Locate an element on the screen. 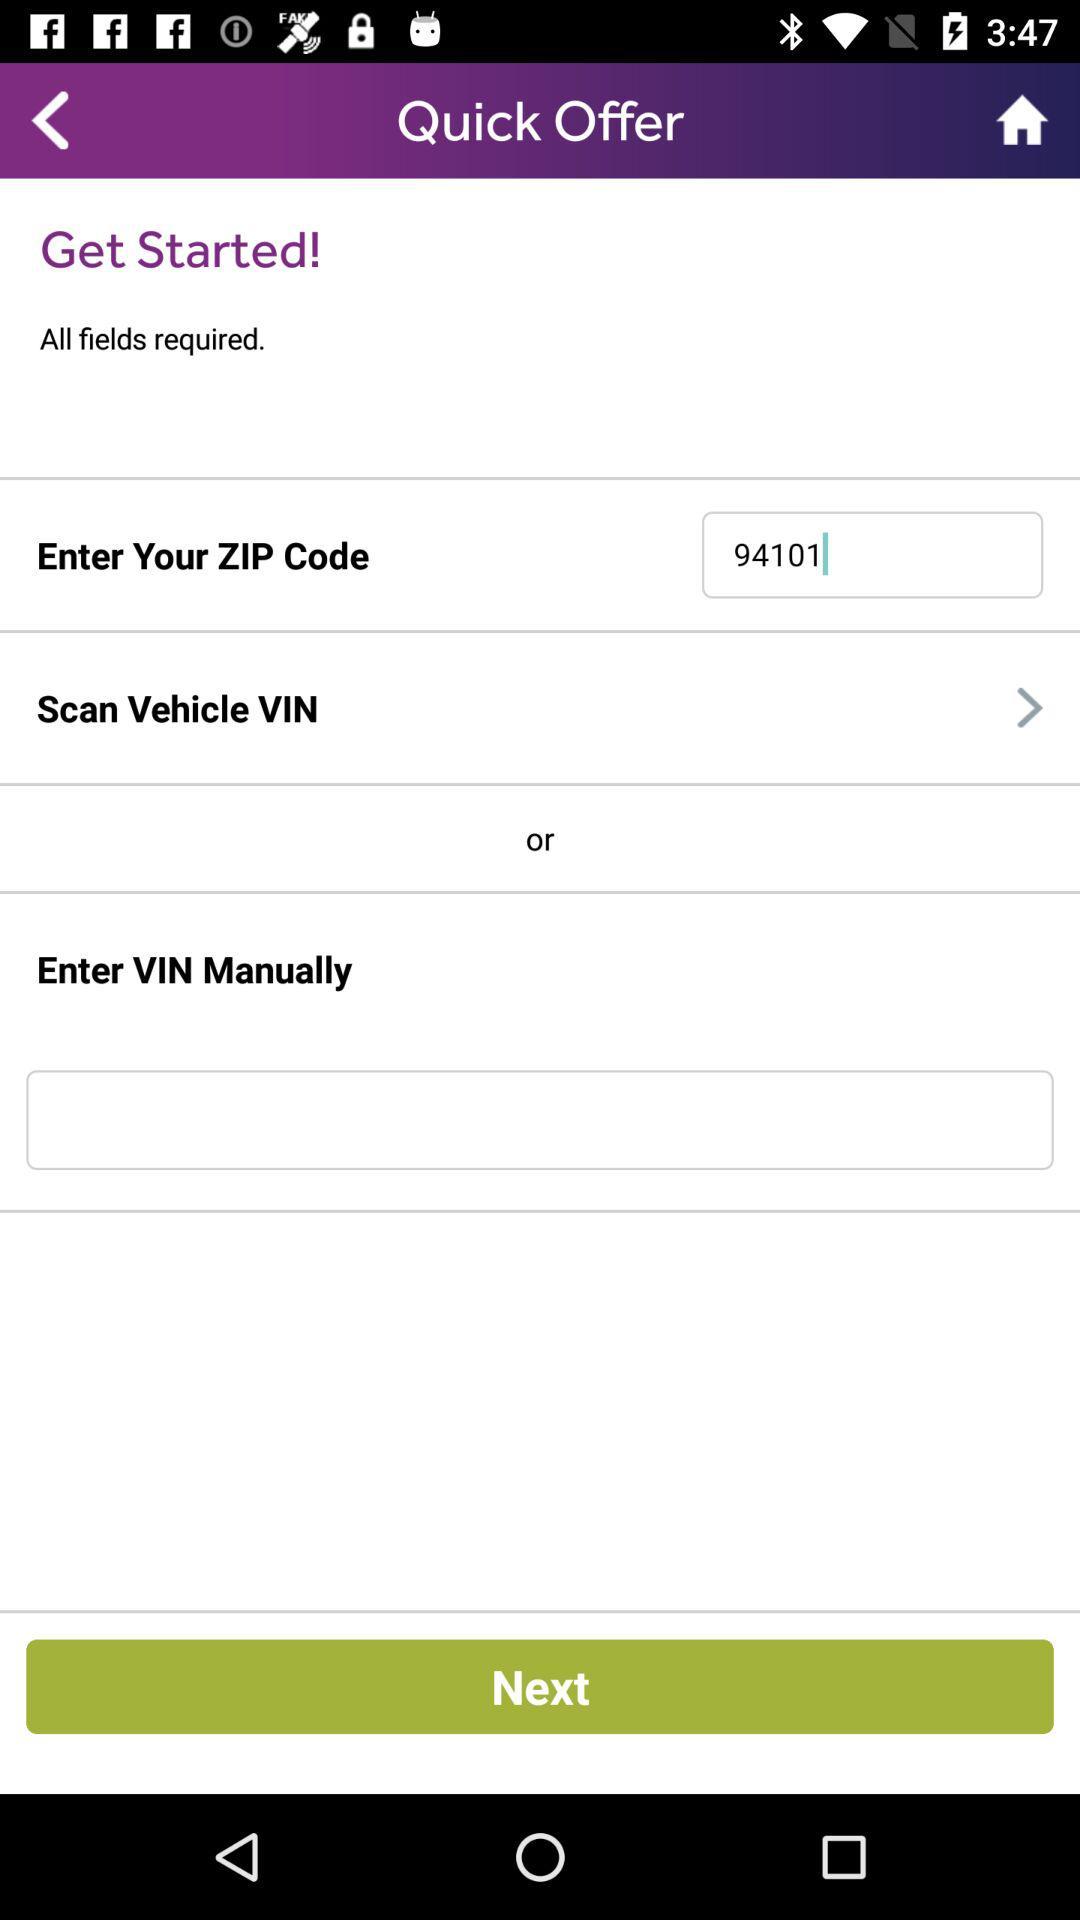 Image resolution: width=1080 pixels, height=1920 pixels. item to the left of the quick offer icon is located at coordinates (48, 119).